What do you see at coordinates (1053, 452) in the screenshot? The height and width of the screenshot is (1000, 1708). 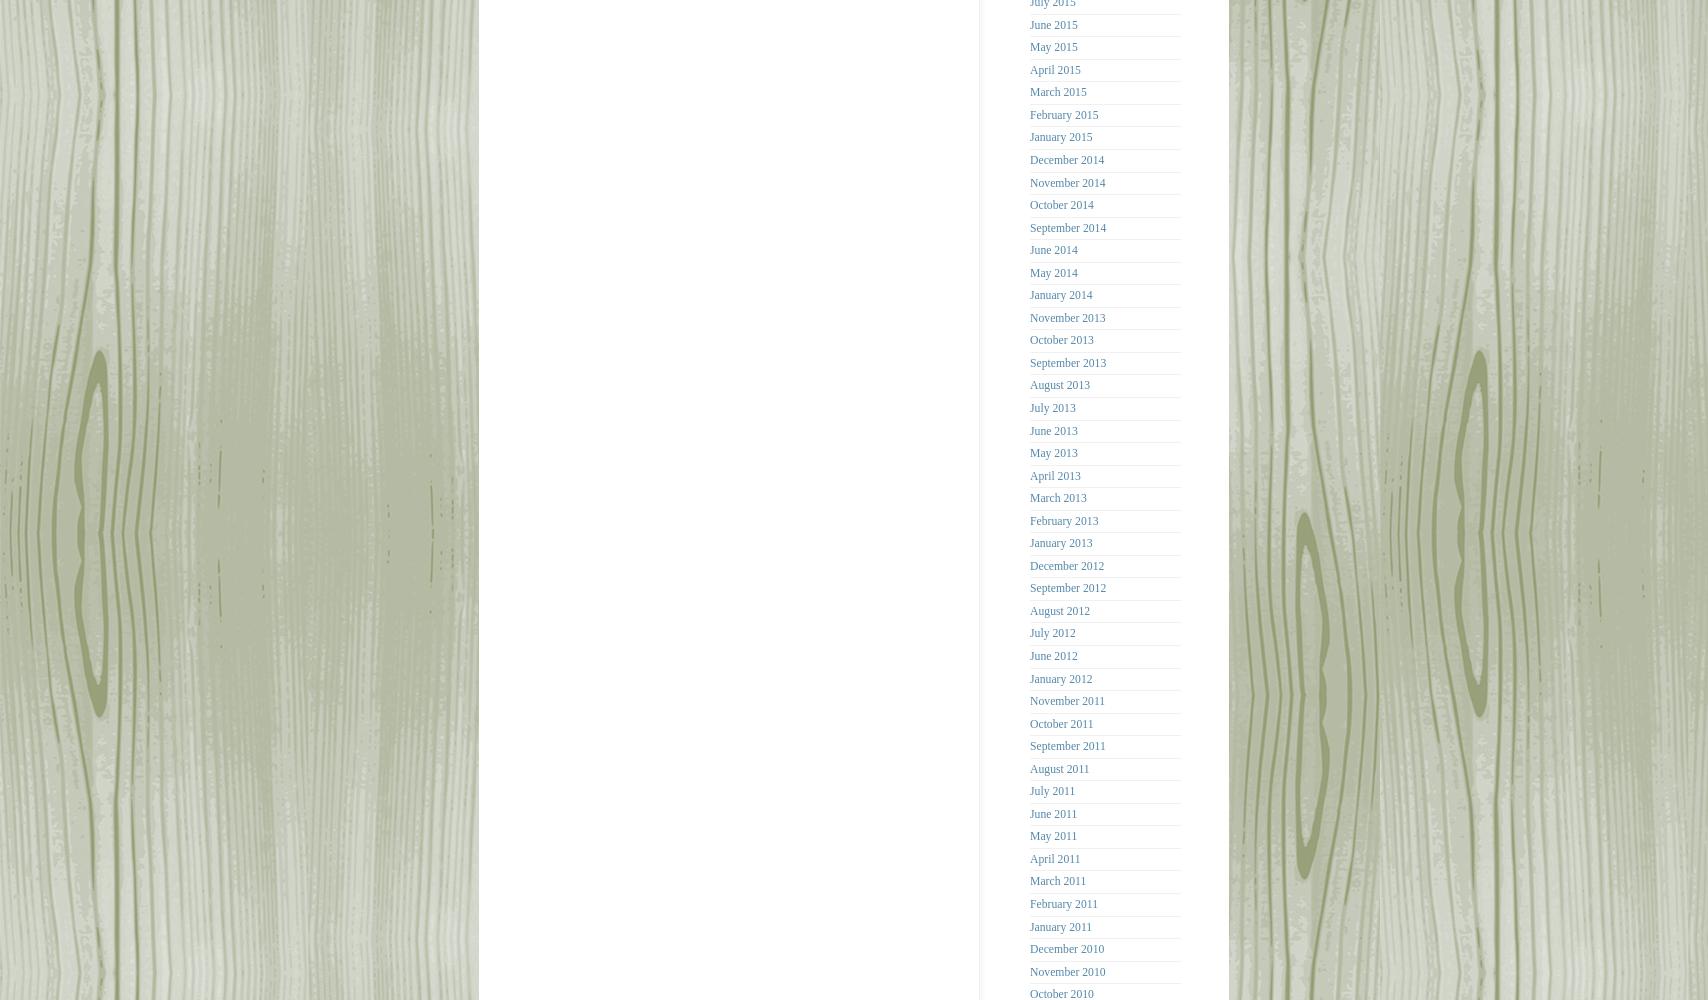 I see `'May 2013'` at bounding box center [1053, 452].